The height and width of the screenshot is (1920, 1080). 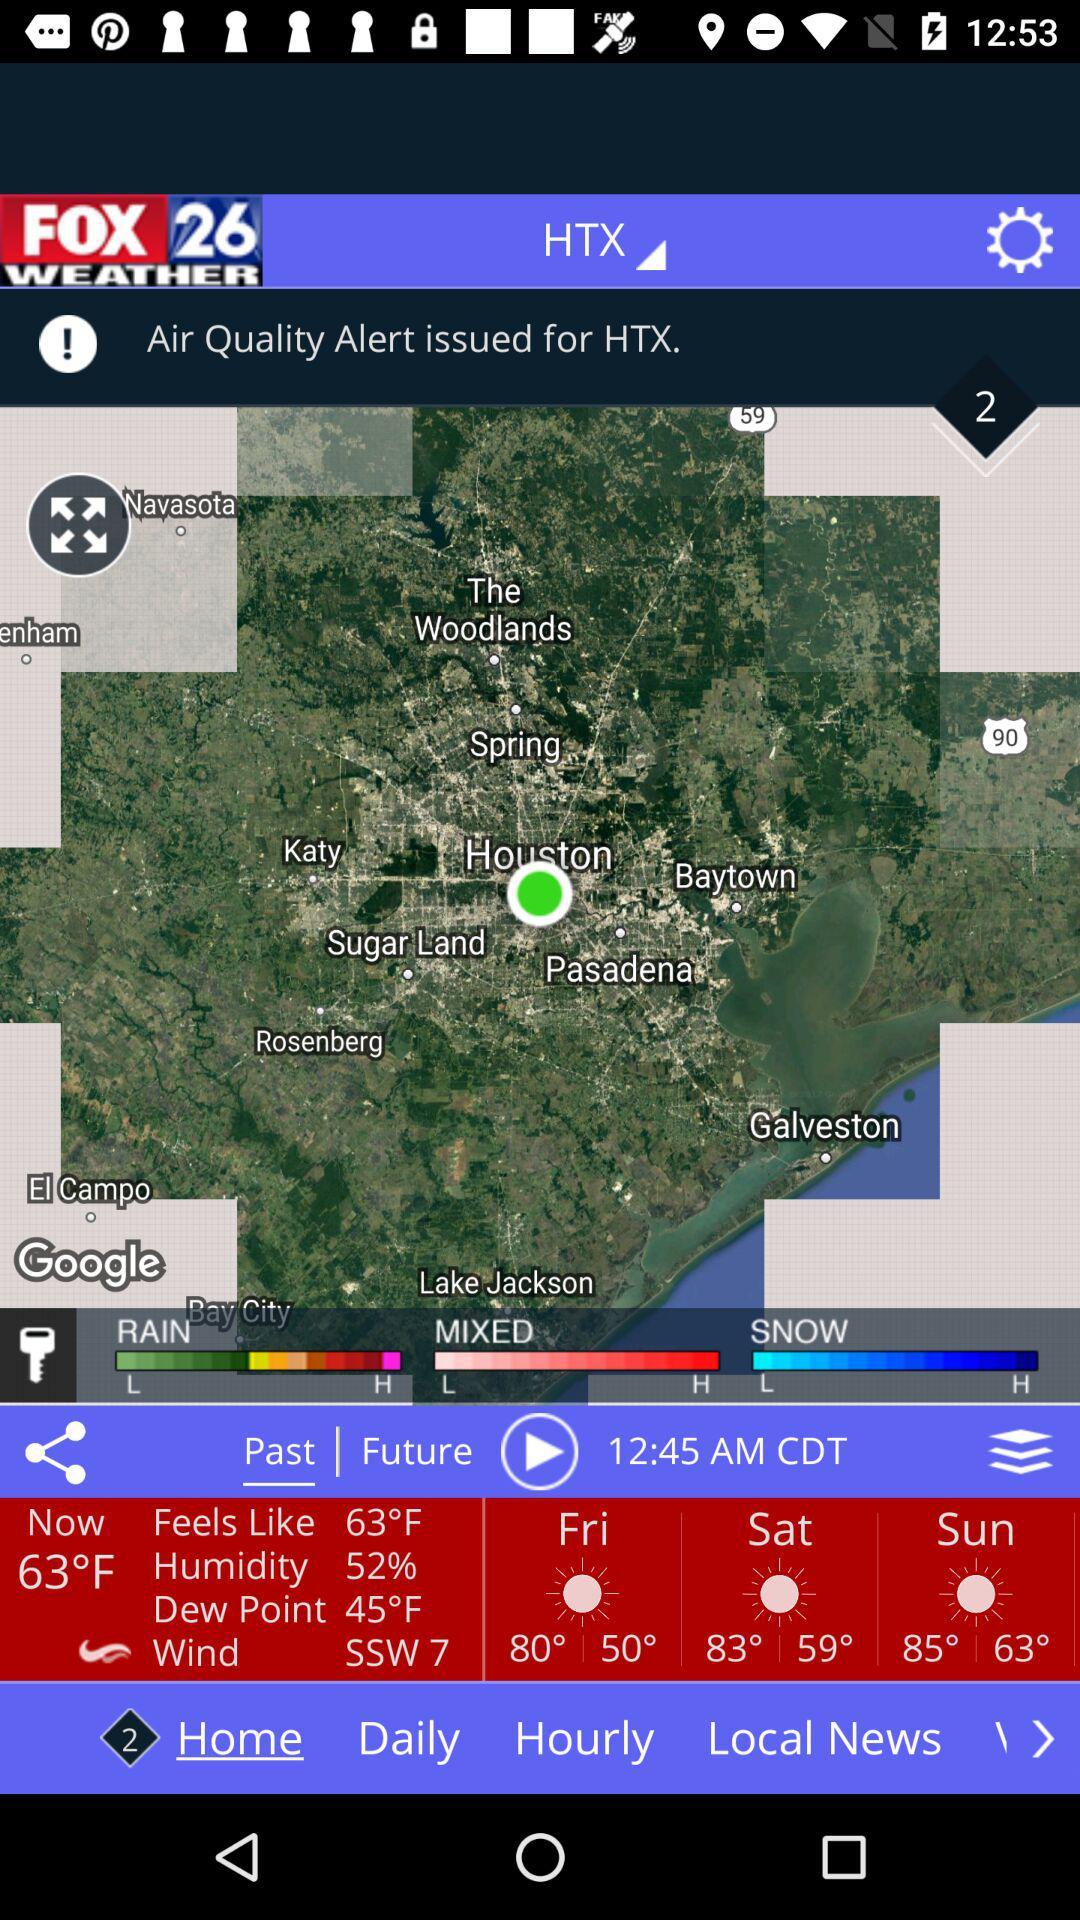 What do you see at coordinates (58, 1451) in the screenshot?
I see `the share icon` at bounding box center [58, 1451].